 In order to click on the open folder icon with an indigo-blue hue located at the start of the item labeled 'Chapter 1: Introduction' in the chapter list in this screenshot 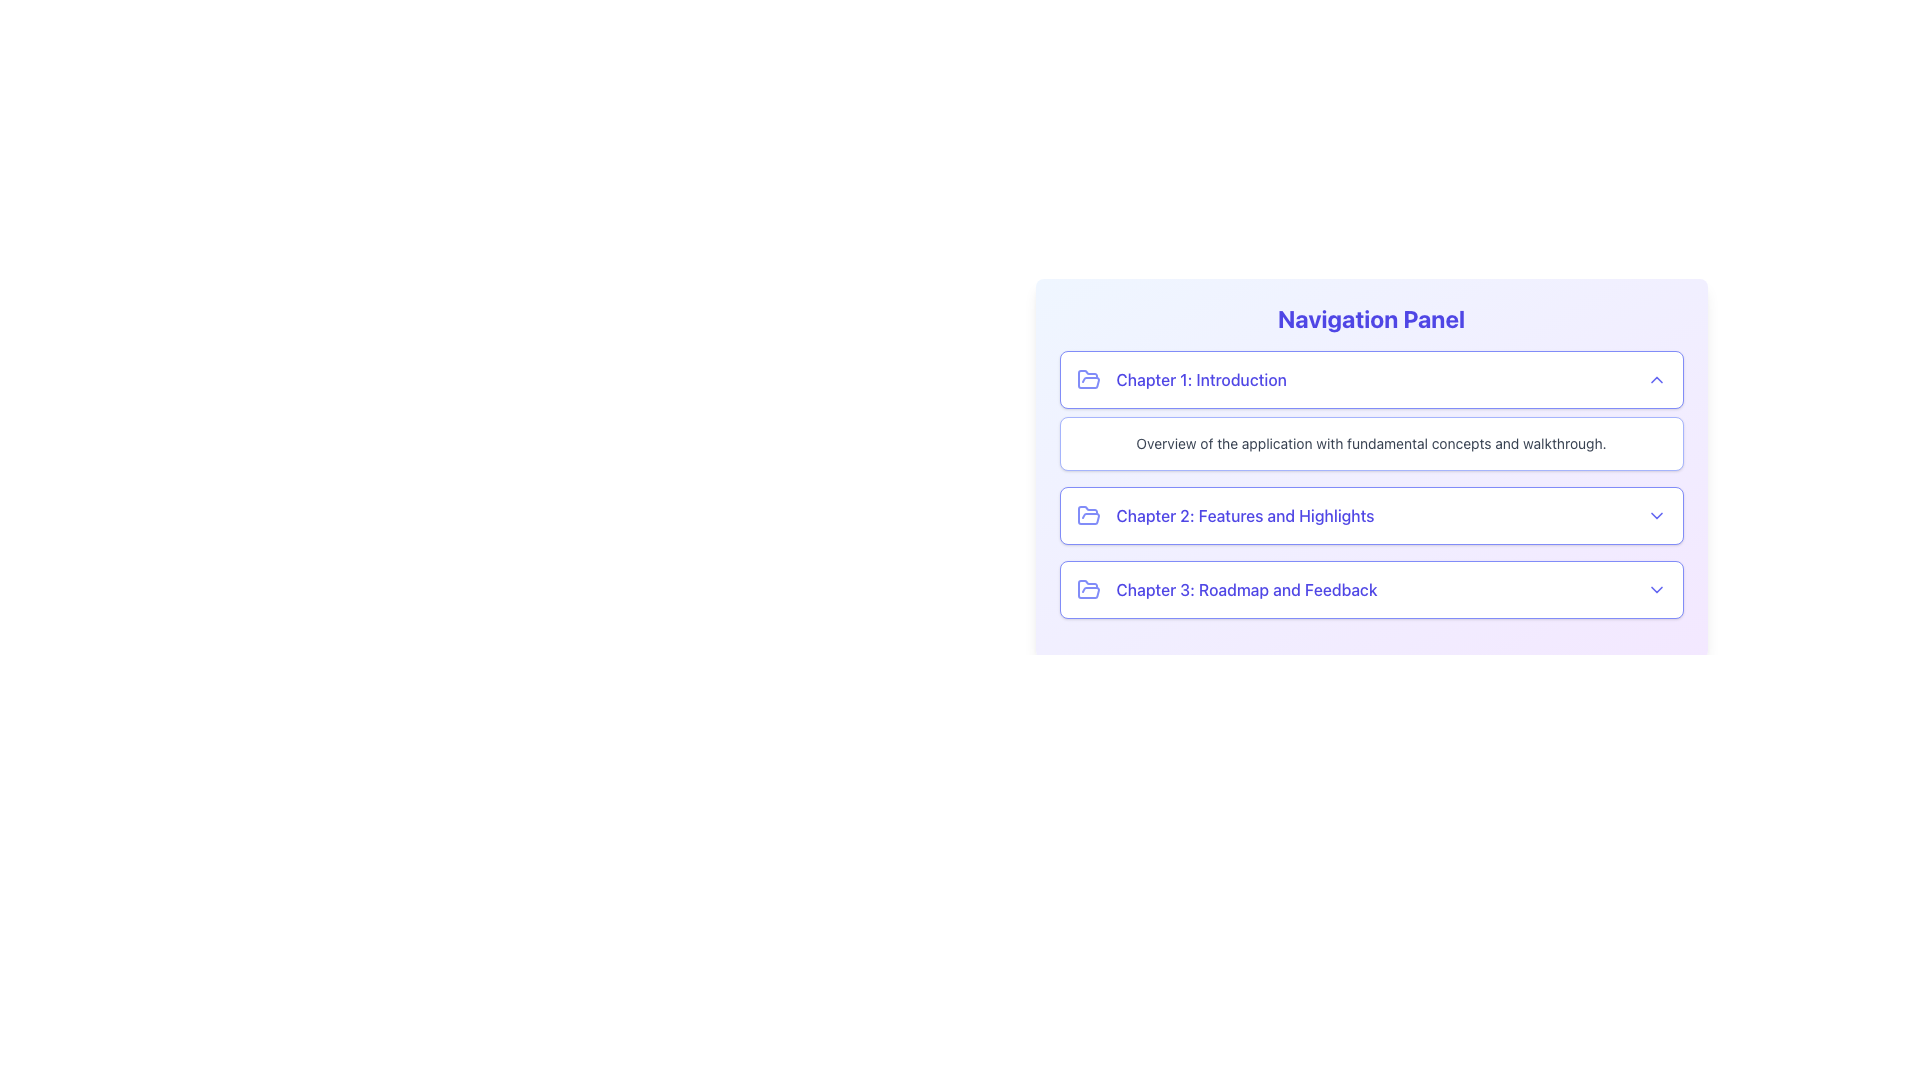, I will do `click(1087, 380)`.